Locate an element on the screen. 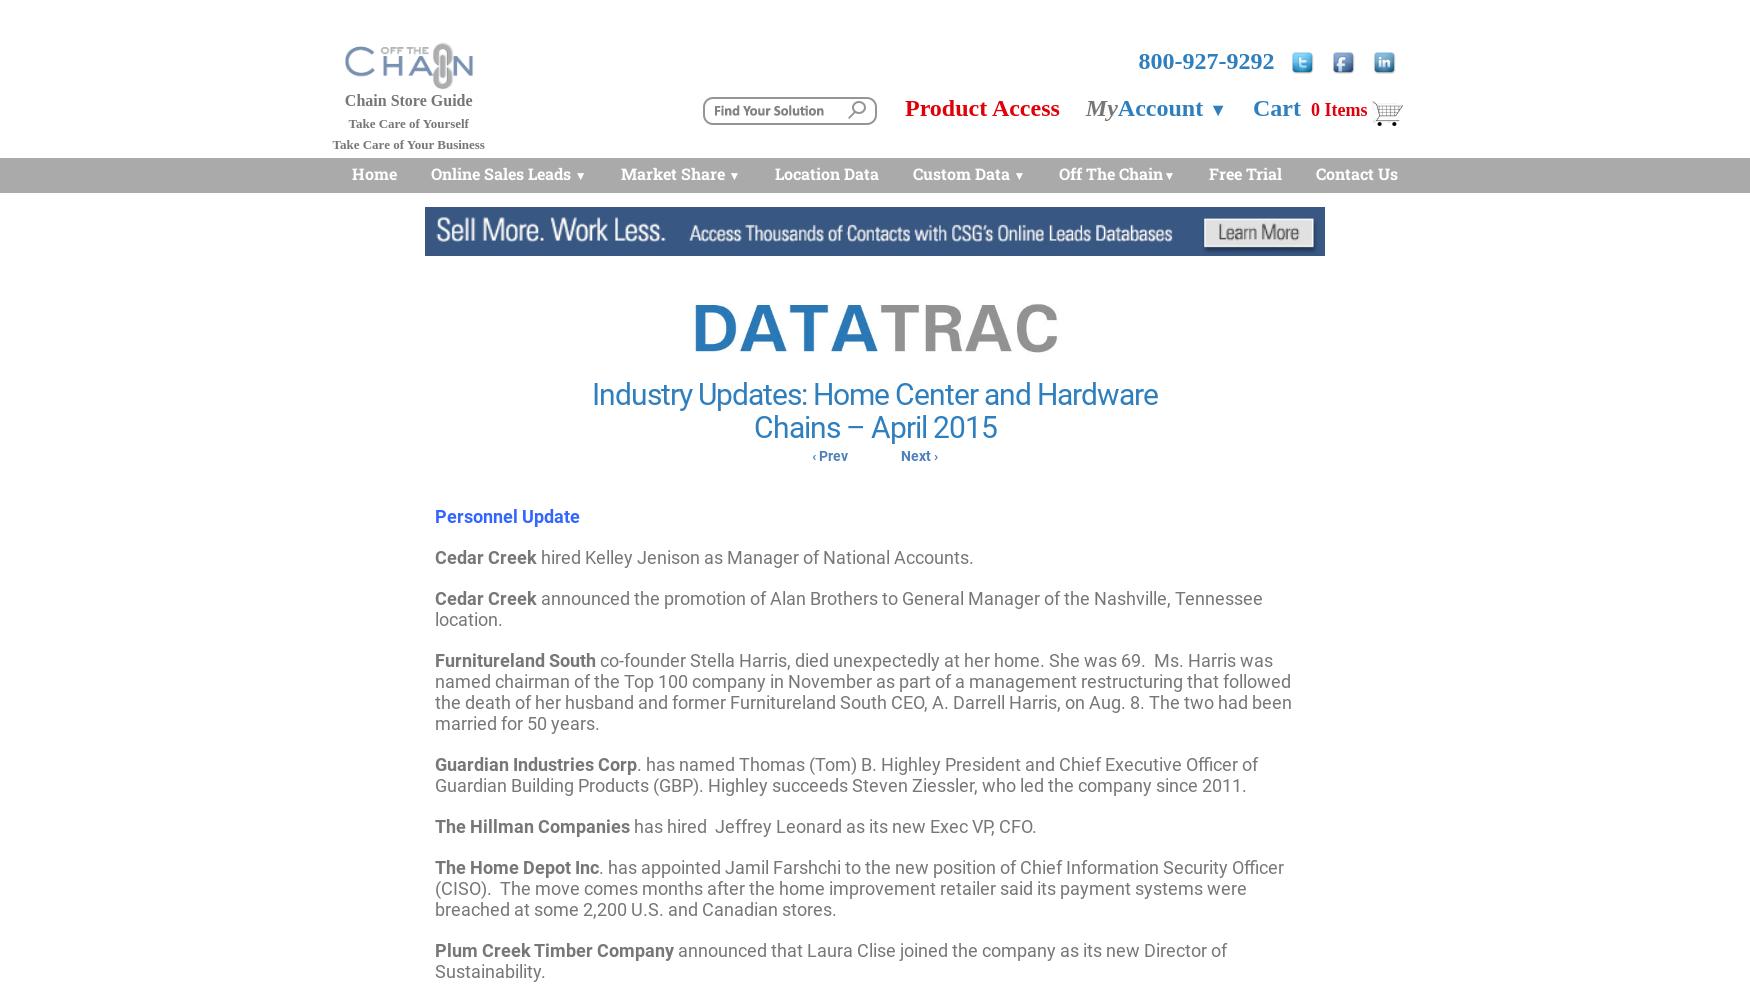 The height and width of the screenshot is (994, 1750). 'Market Share' is located at coordinates (672, 173).